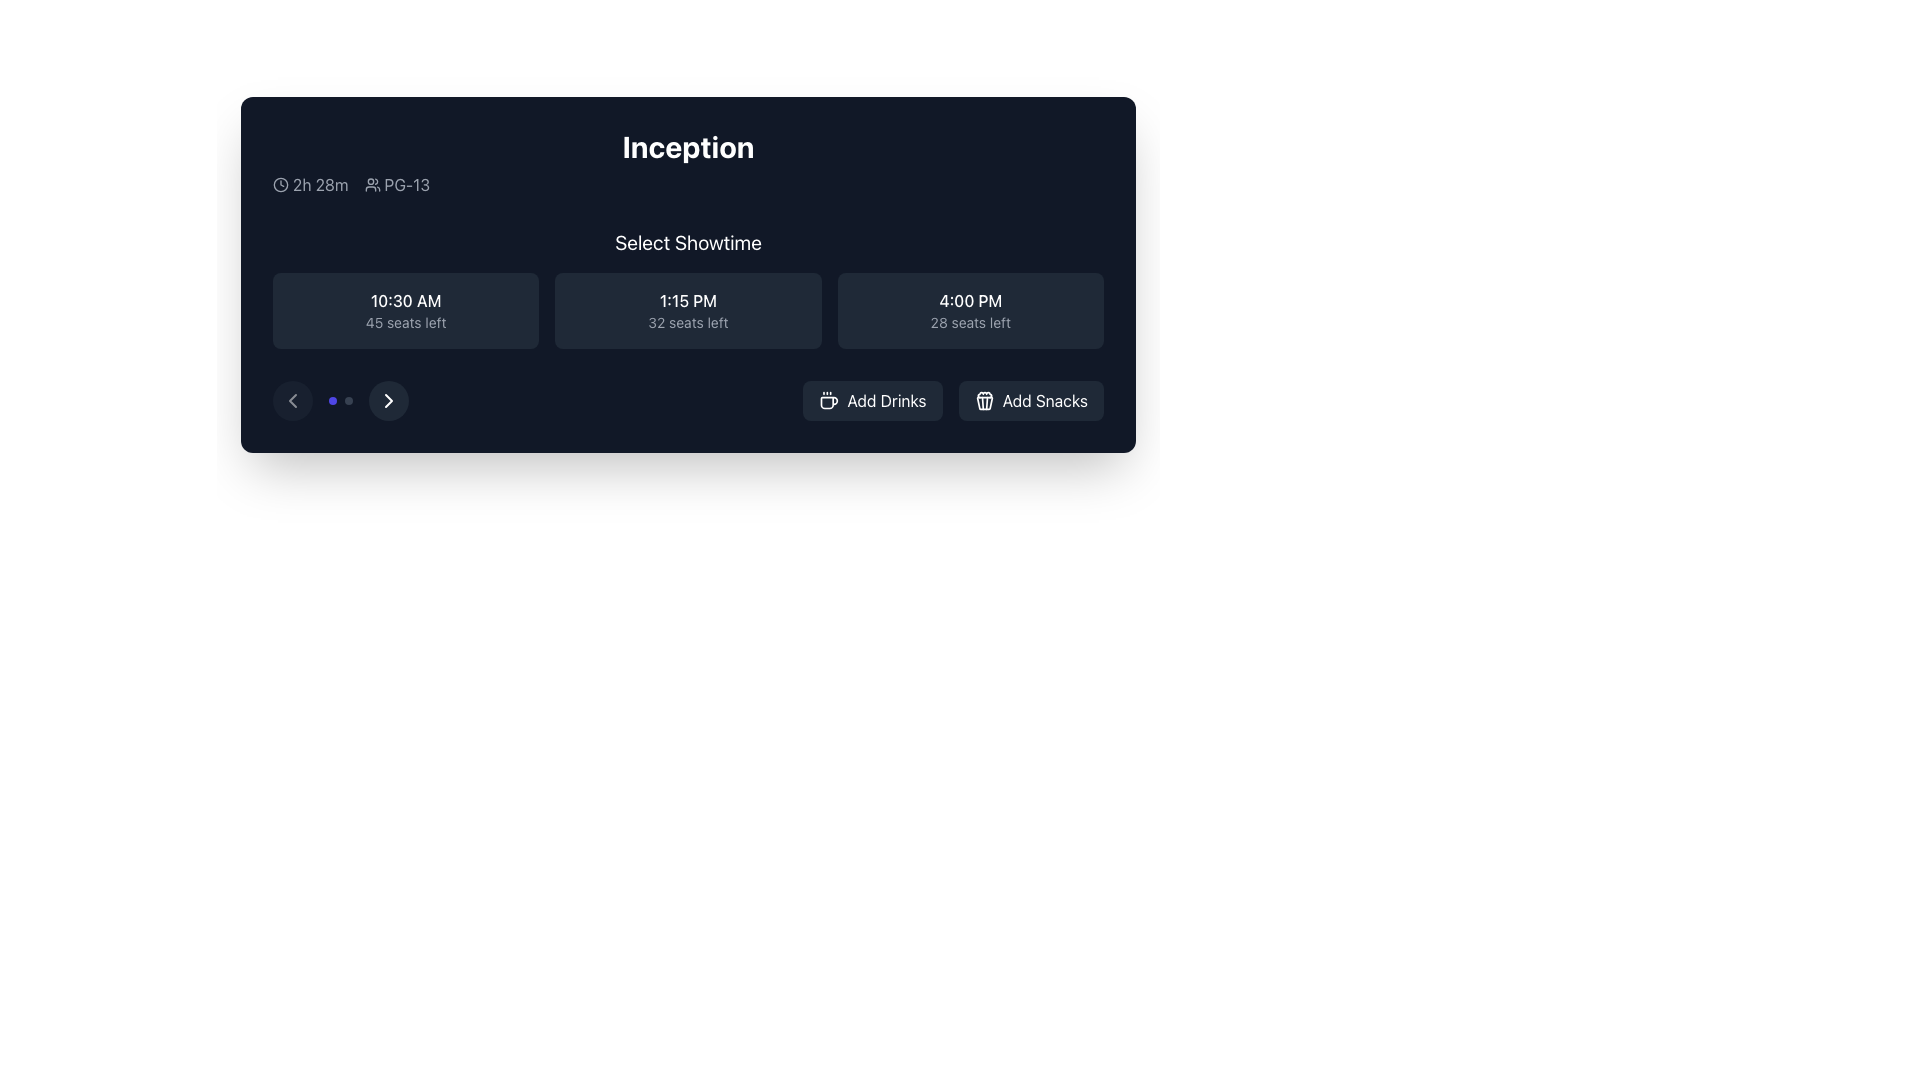 The width and height of the screenshot is (1920, 1080). Describe the element at coordinates (886, 401) in the screenshot. I see `the 'Add Drinks' text label within the button to observe any potential visual changes` at that location.